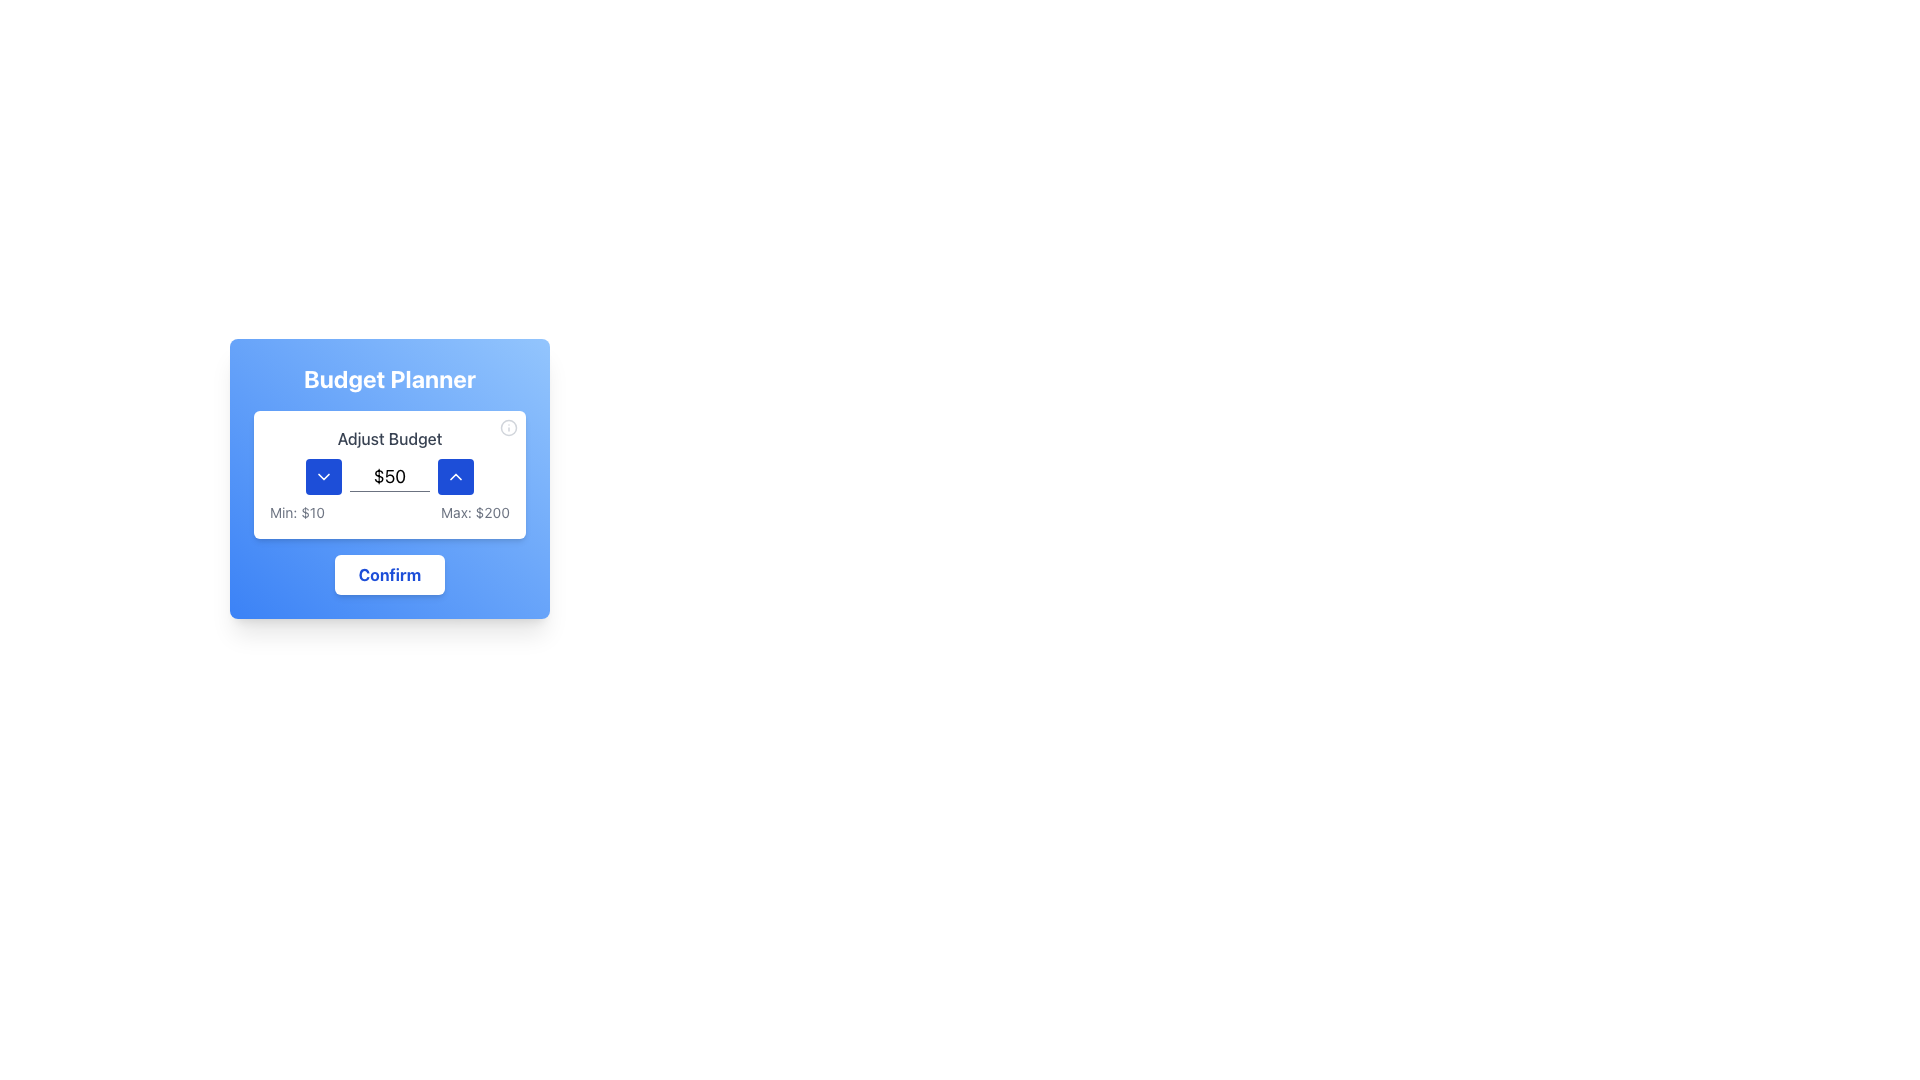  I want to click on the informative icon located in the top-right corner of the 'Adjust Budget' section, so click(508, 427).